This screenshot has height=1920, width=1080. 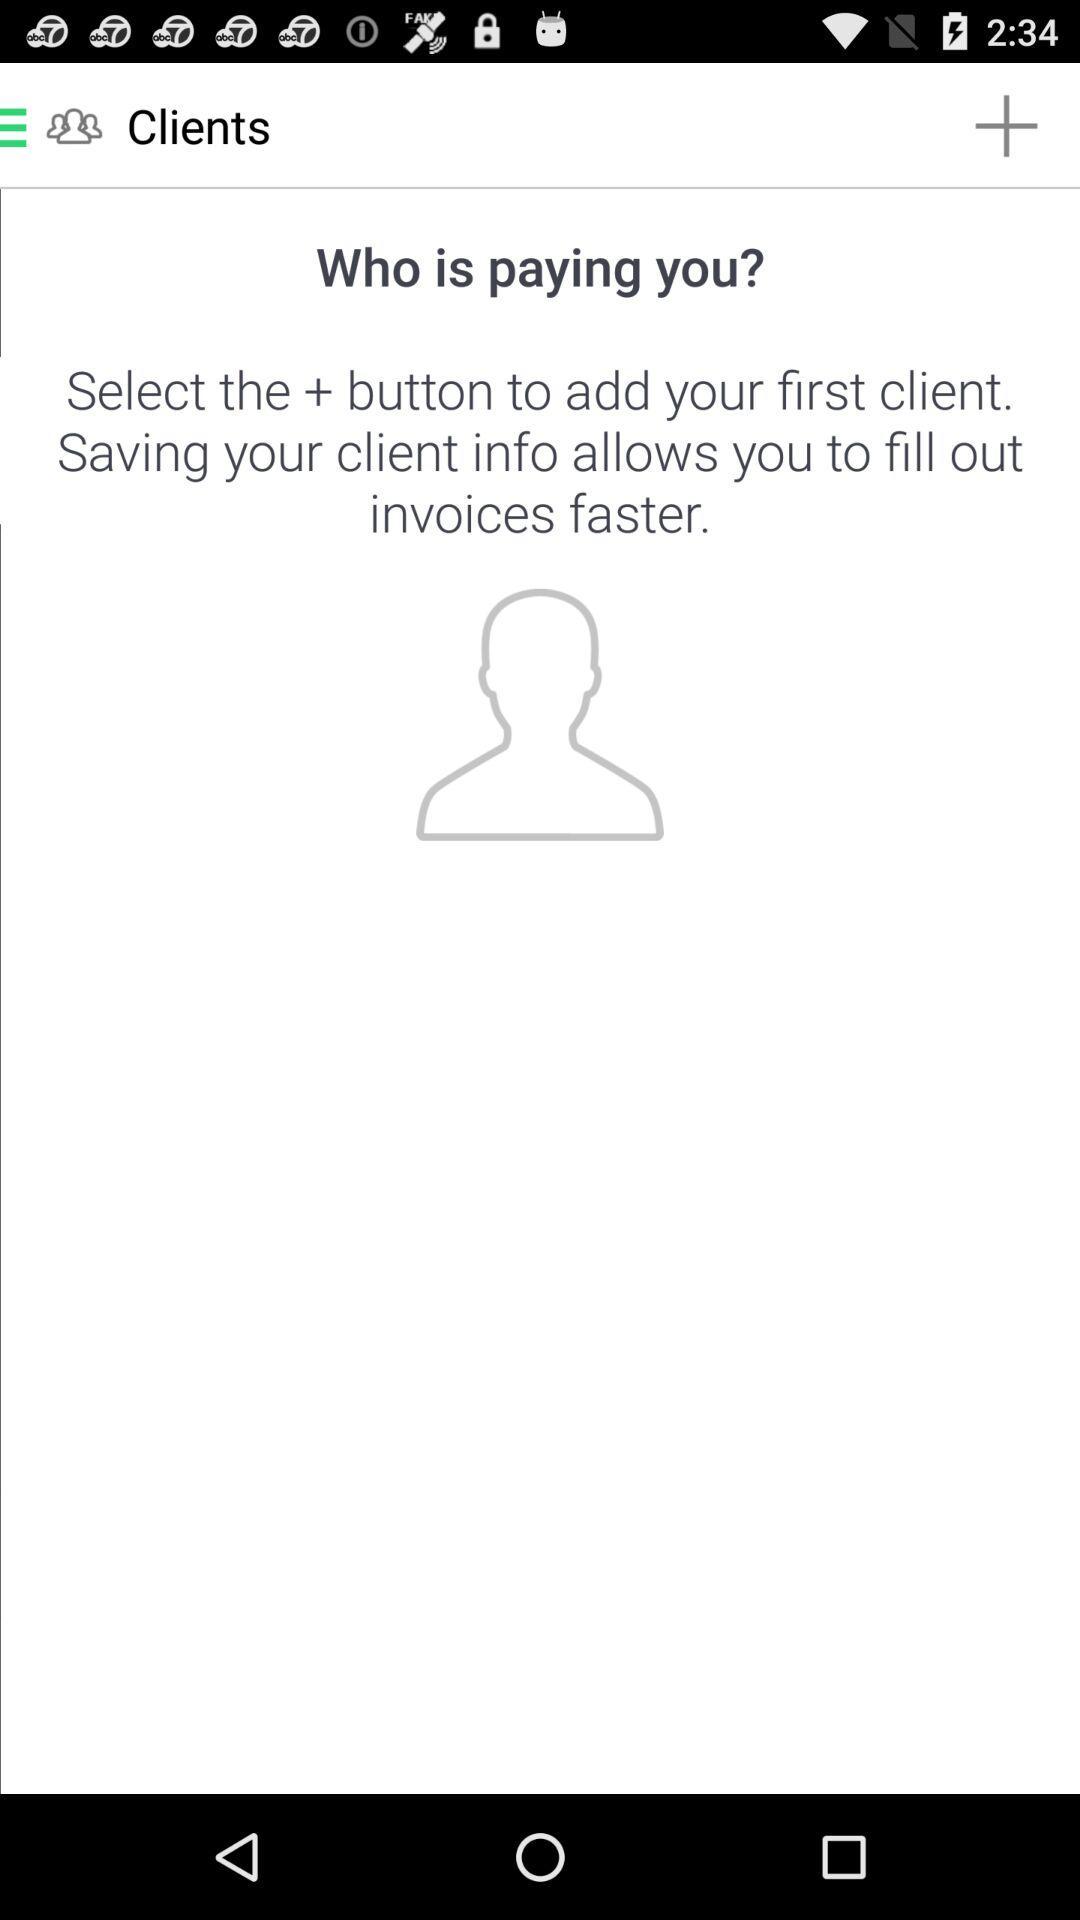 I want to click on new client information, so click(x=540, y=991).